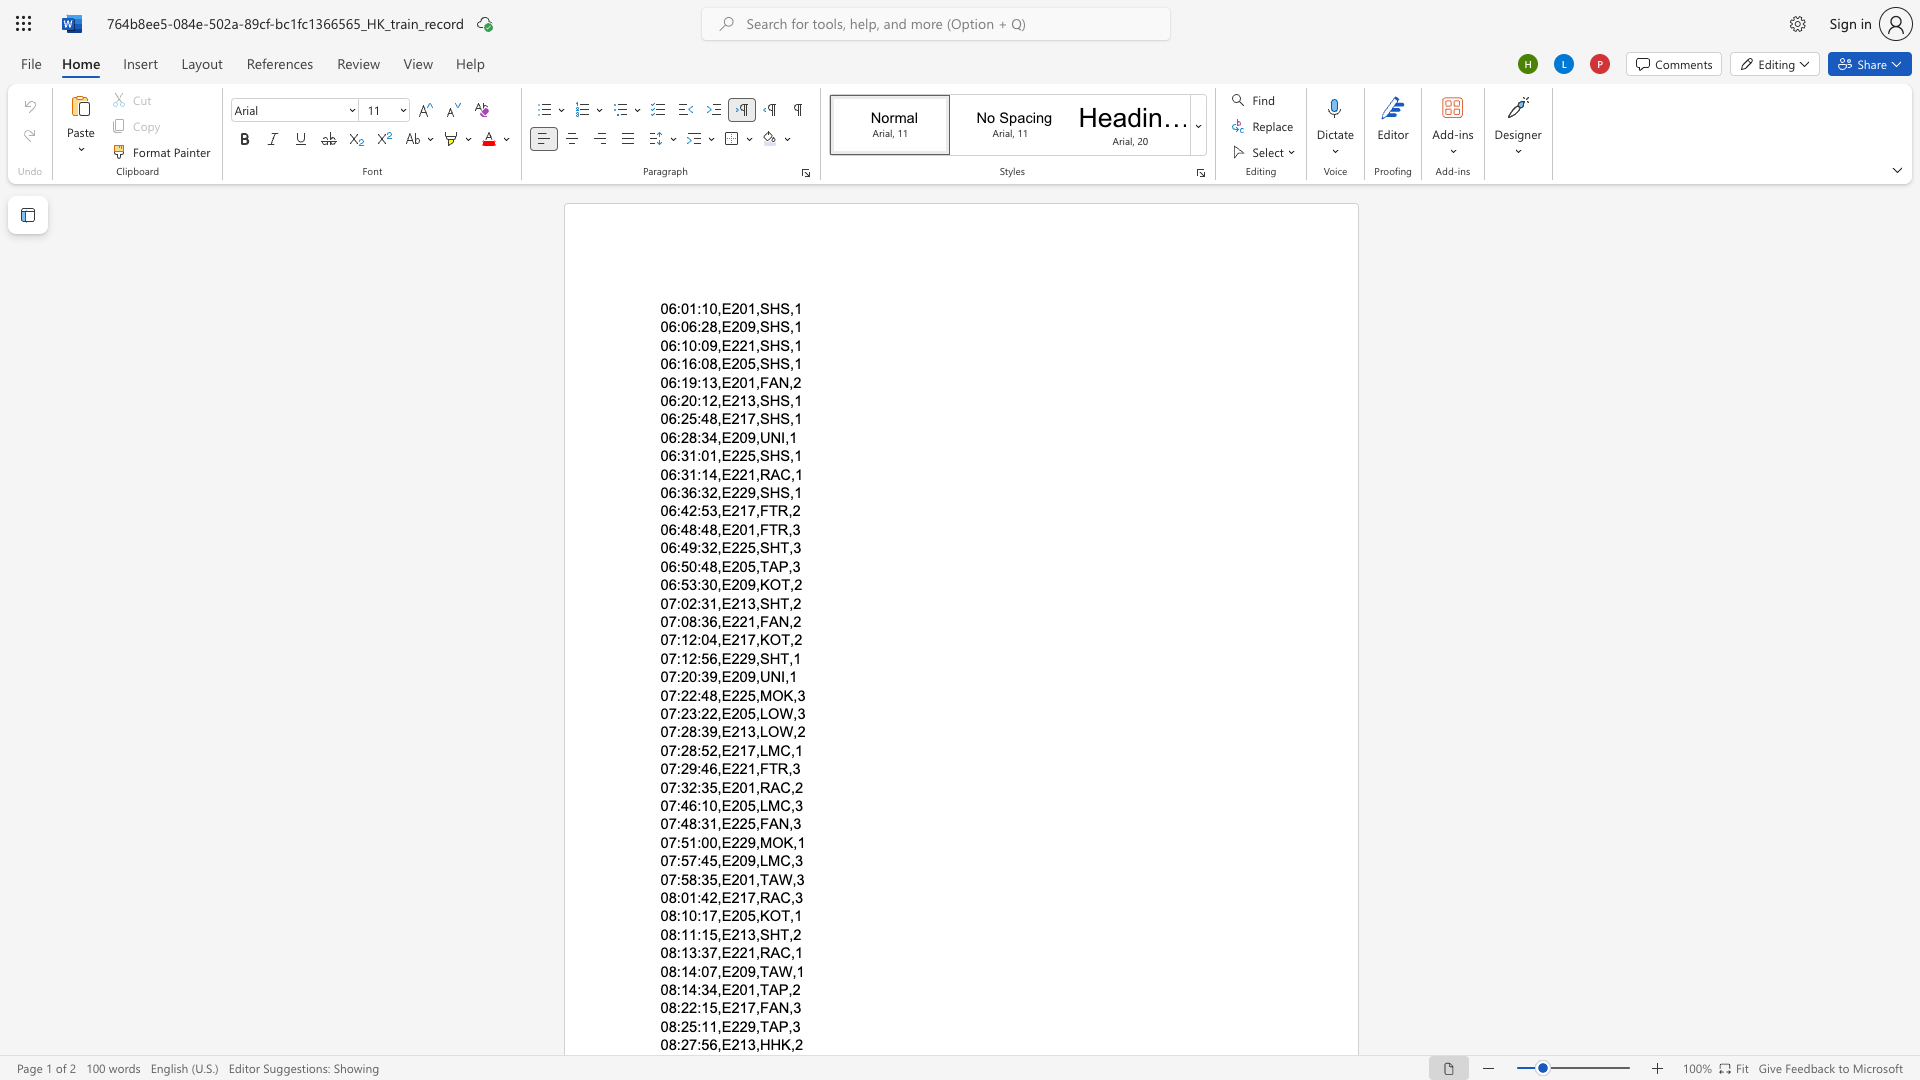 This screenshot has width=1920, height=1080. Describe the element at coordinates (717, 308) in the screenshot. I see `the subset text ",E201,S" within the text "06:01:10,E201,SHS,1"` at that location.